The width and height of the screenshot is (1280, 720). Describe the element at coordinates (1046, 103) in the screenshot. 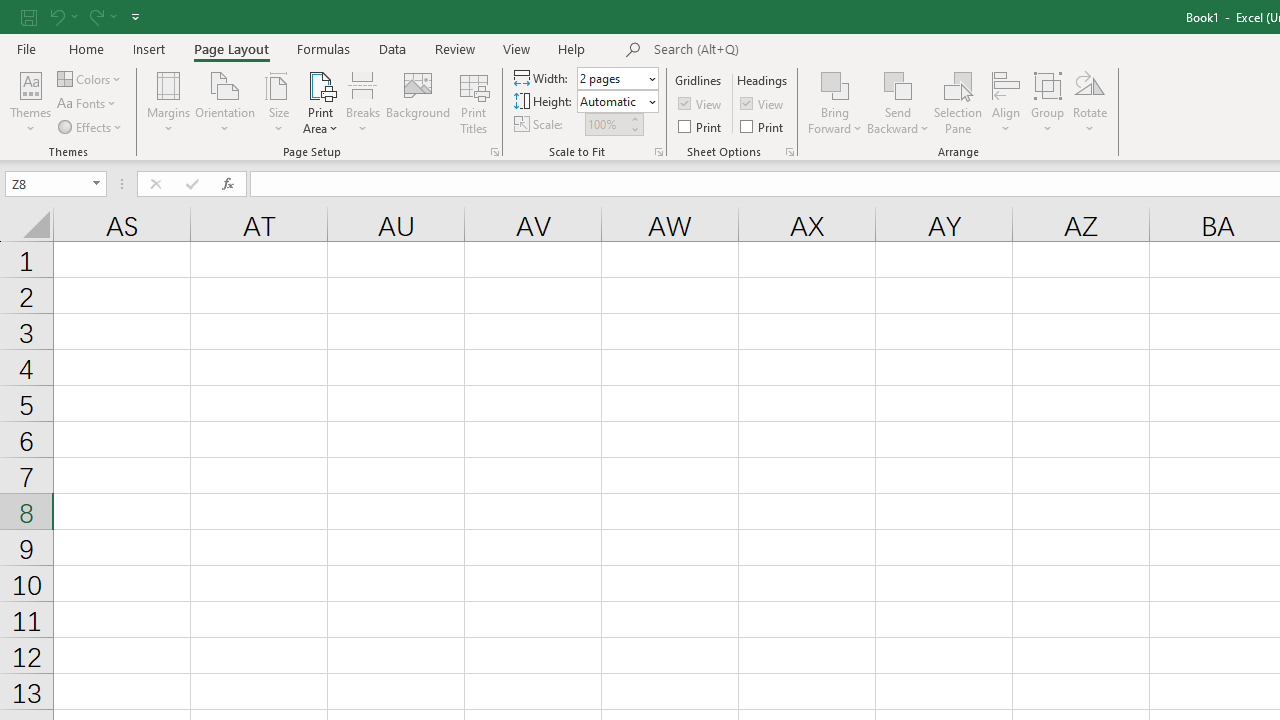

I see `'Group'` at that location.